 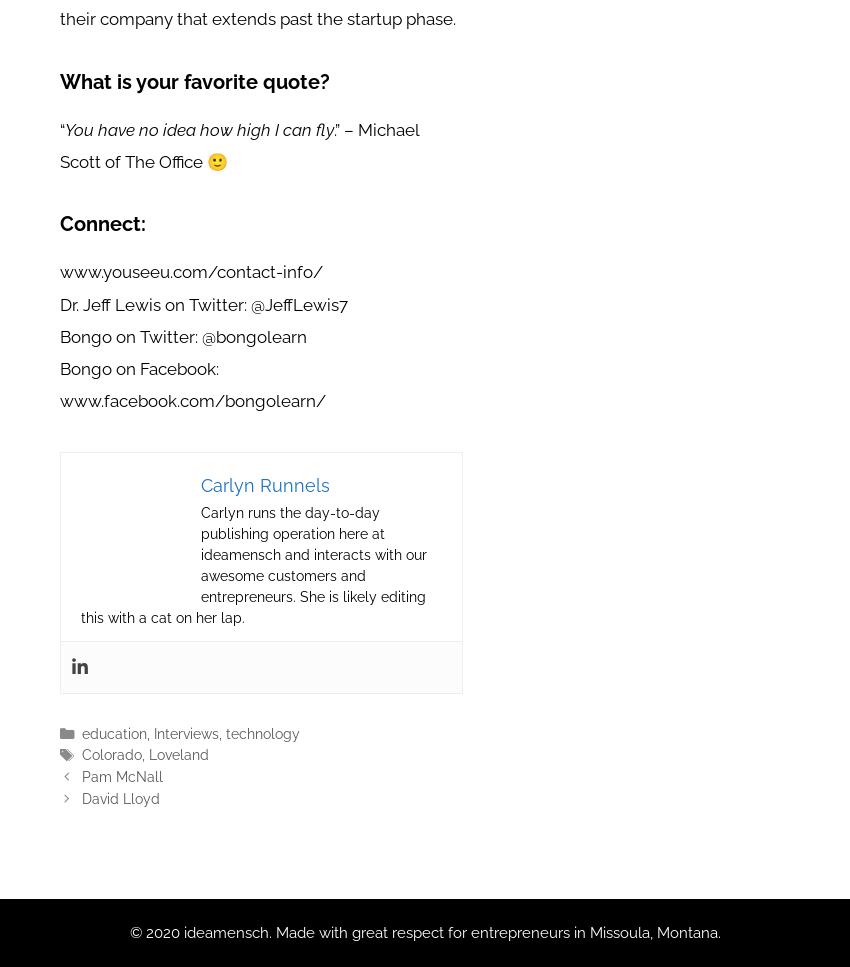 What do you see at coordinates (120, 775) in the screenshot?
I see `'Pam McNall'` at bounding box center [120, 775].